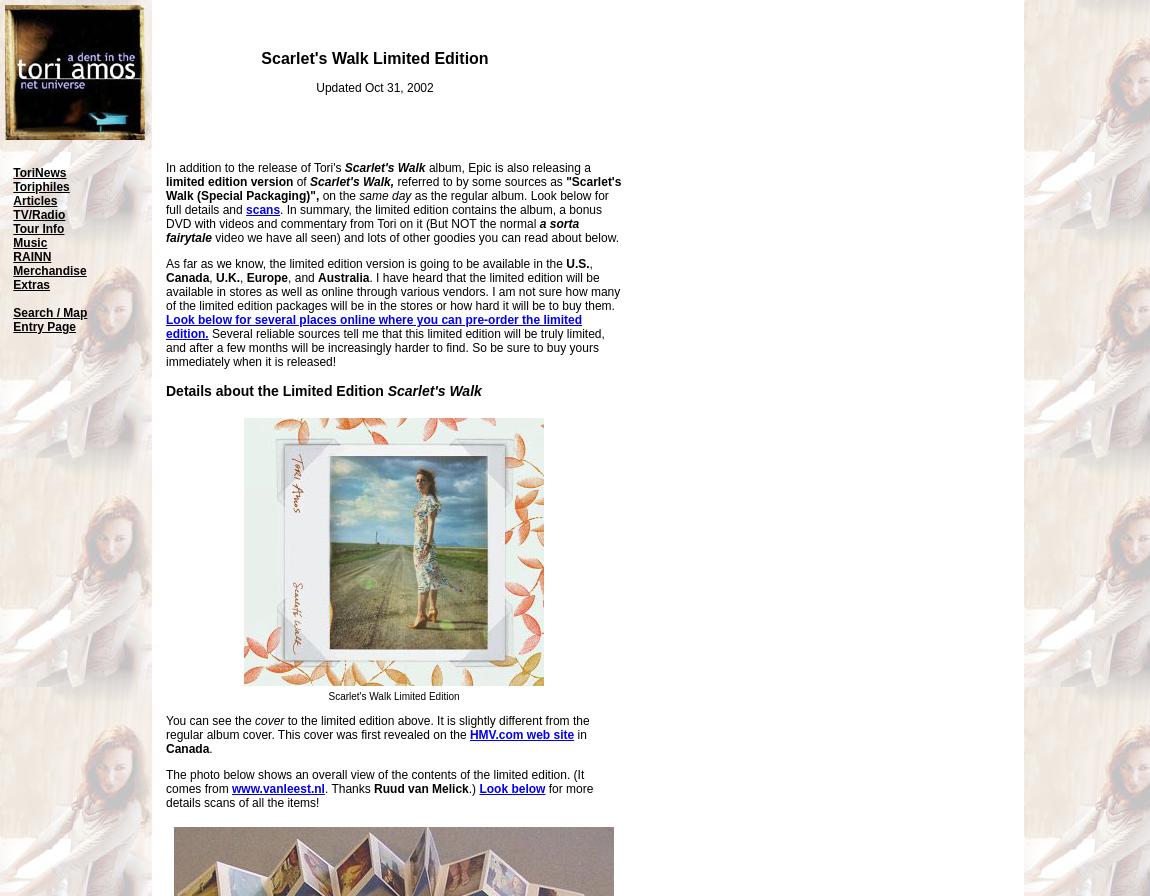 This screenshot has height=896, width=1150. I want to click on 'a sorta fairytale', so click(372, 229).